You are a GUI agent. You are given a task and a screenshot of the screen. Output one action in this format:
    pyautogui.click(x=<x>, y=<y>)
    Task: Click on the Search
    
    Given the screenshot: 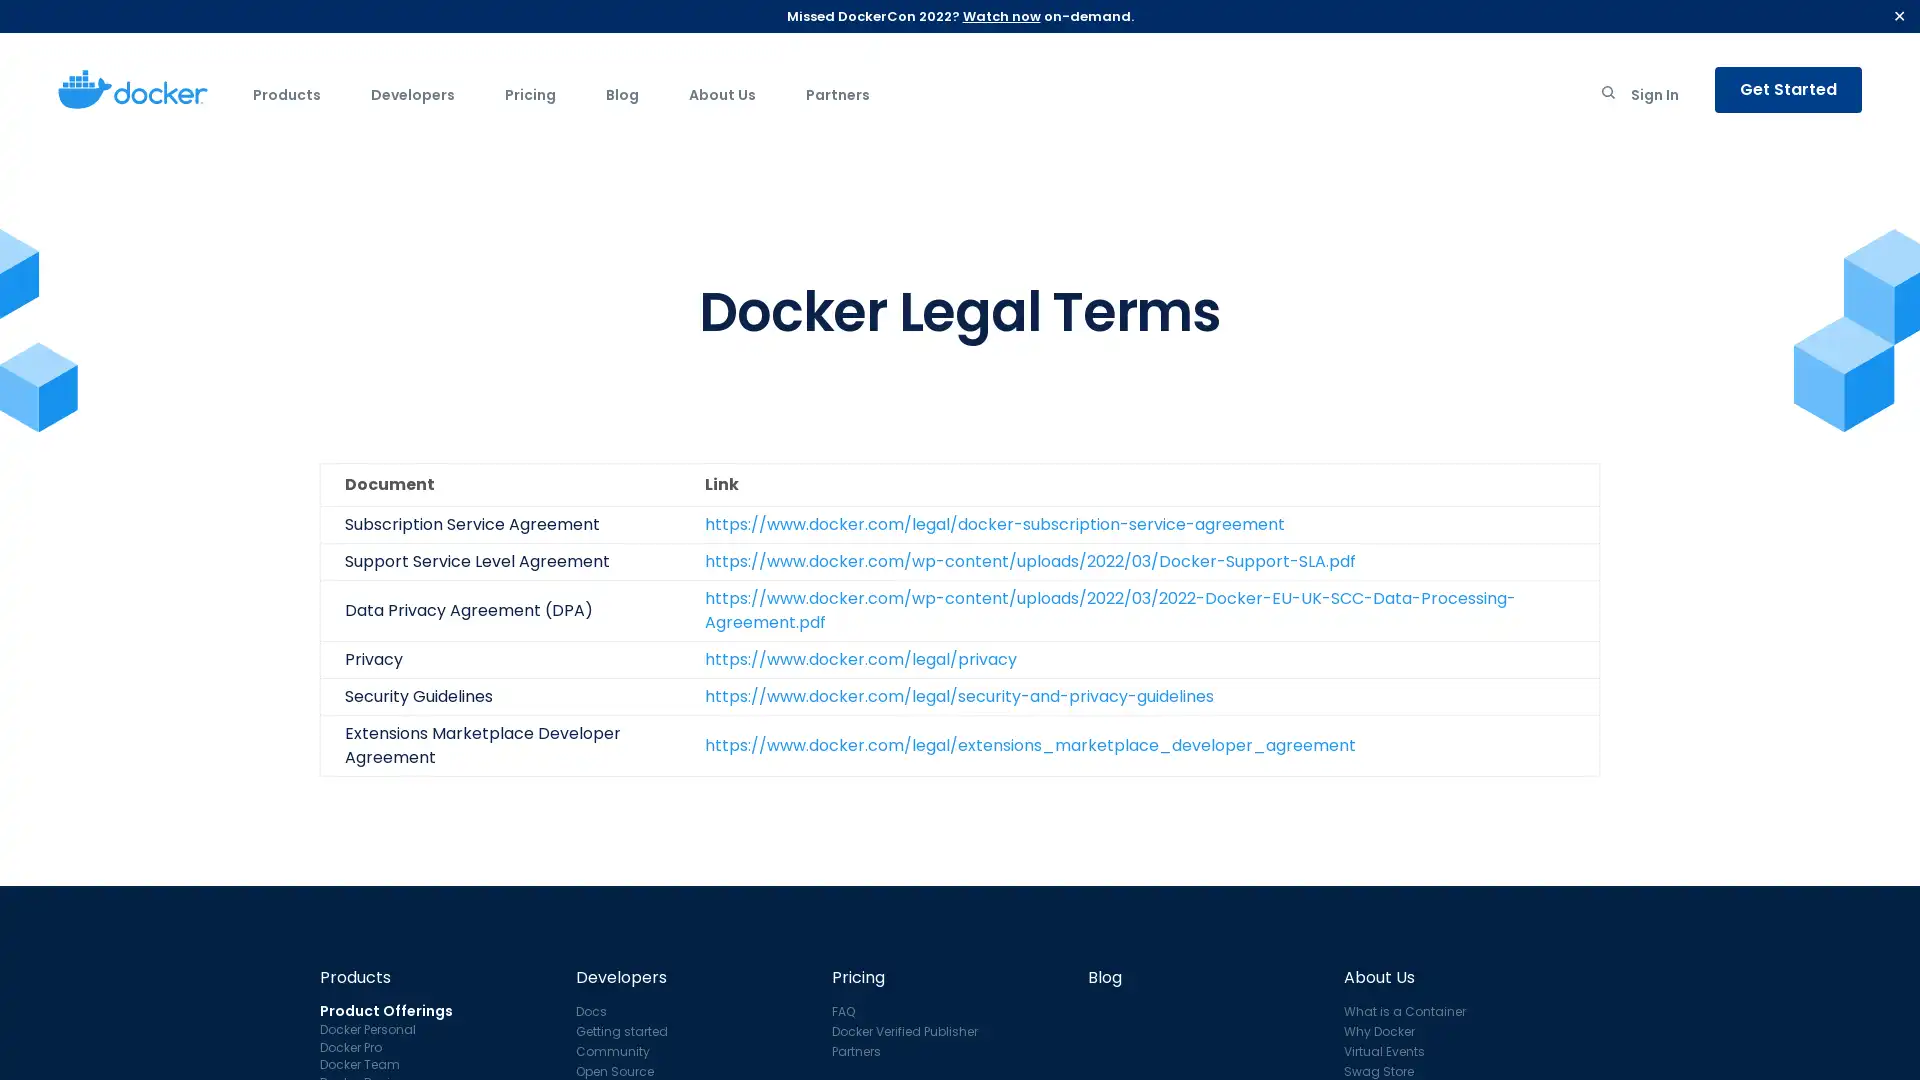 What is the action you would take?
    pyautogui.click(x=1608, y=96)
    